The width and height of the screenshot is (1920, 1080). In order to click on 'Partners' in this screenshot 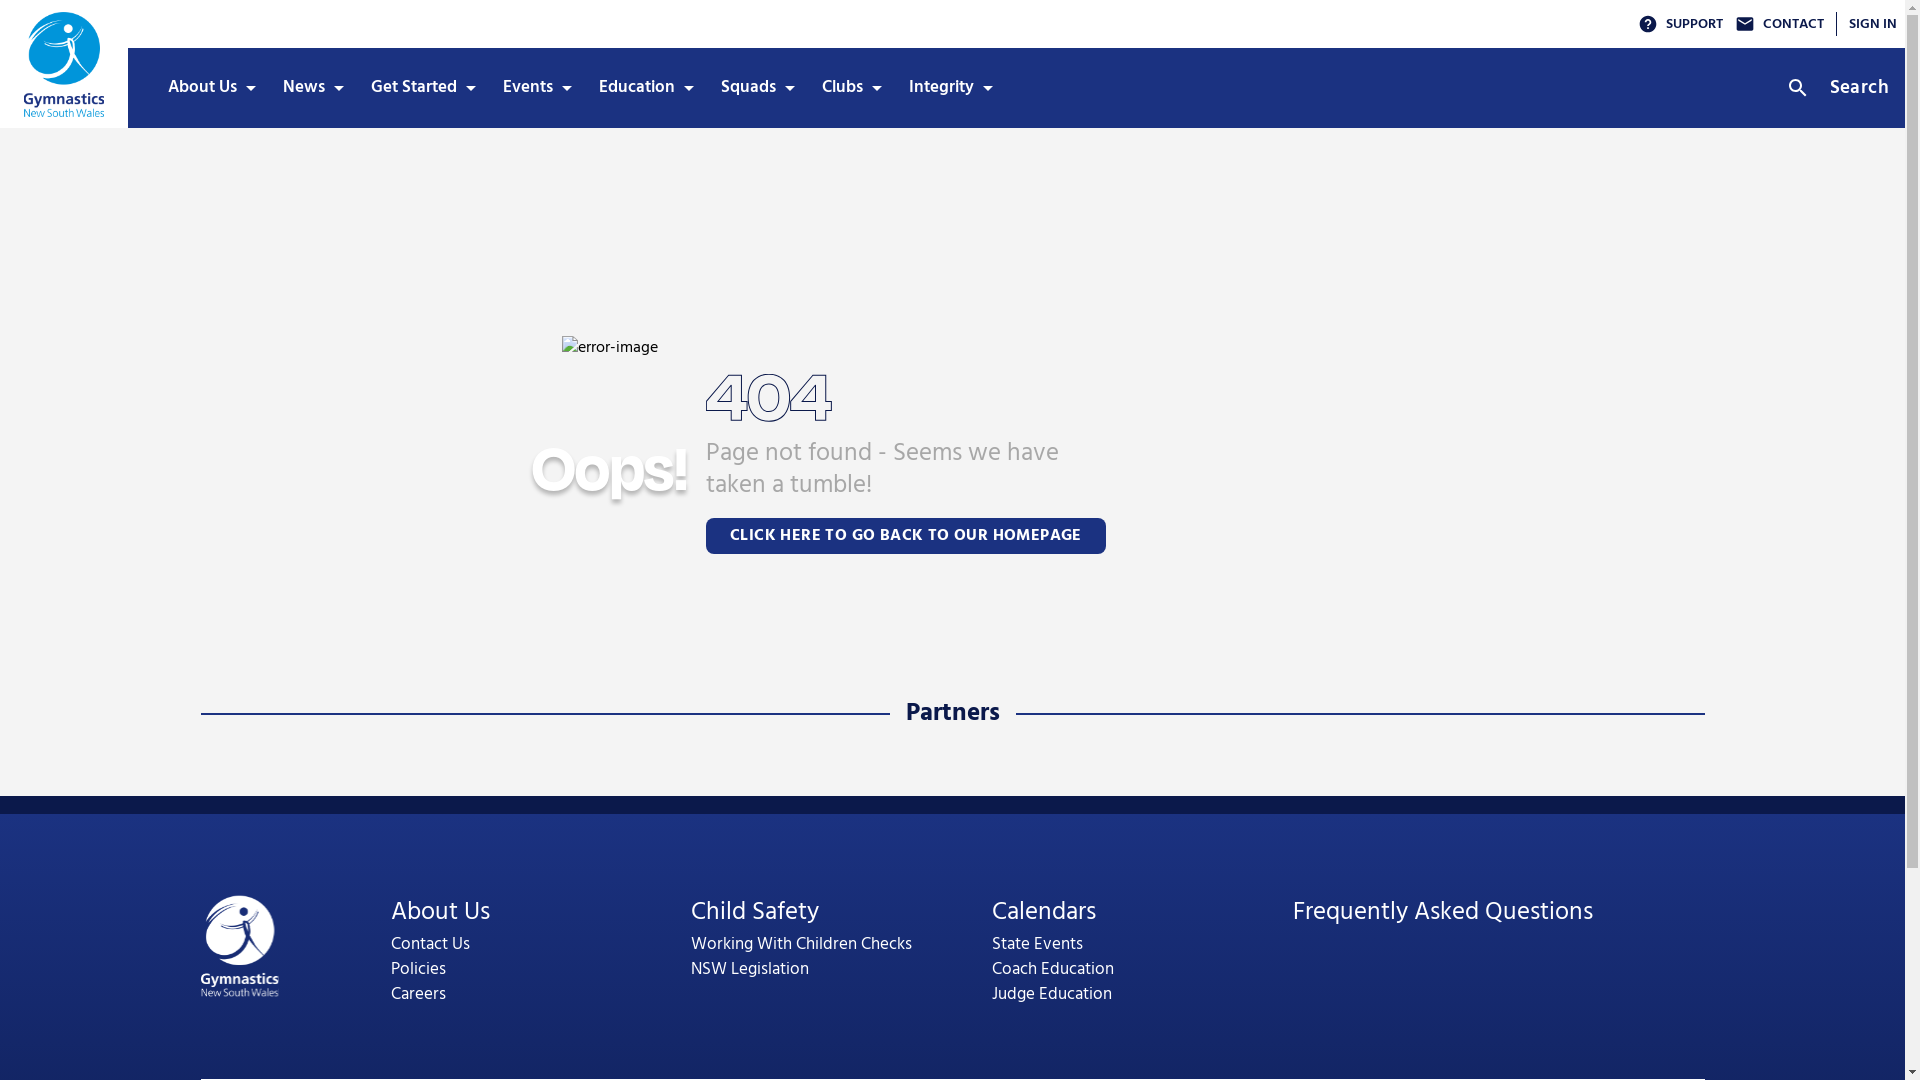, I will do `click(952, 712)`.